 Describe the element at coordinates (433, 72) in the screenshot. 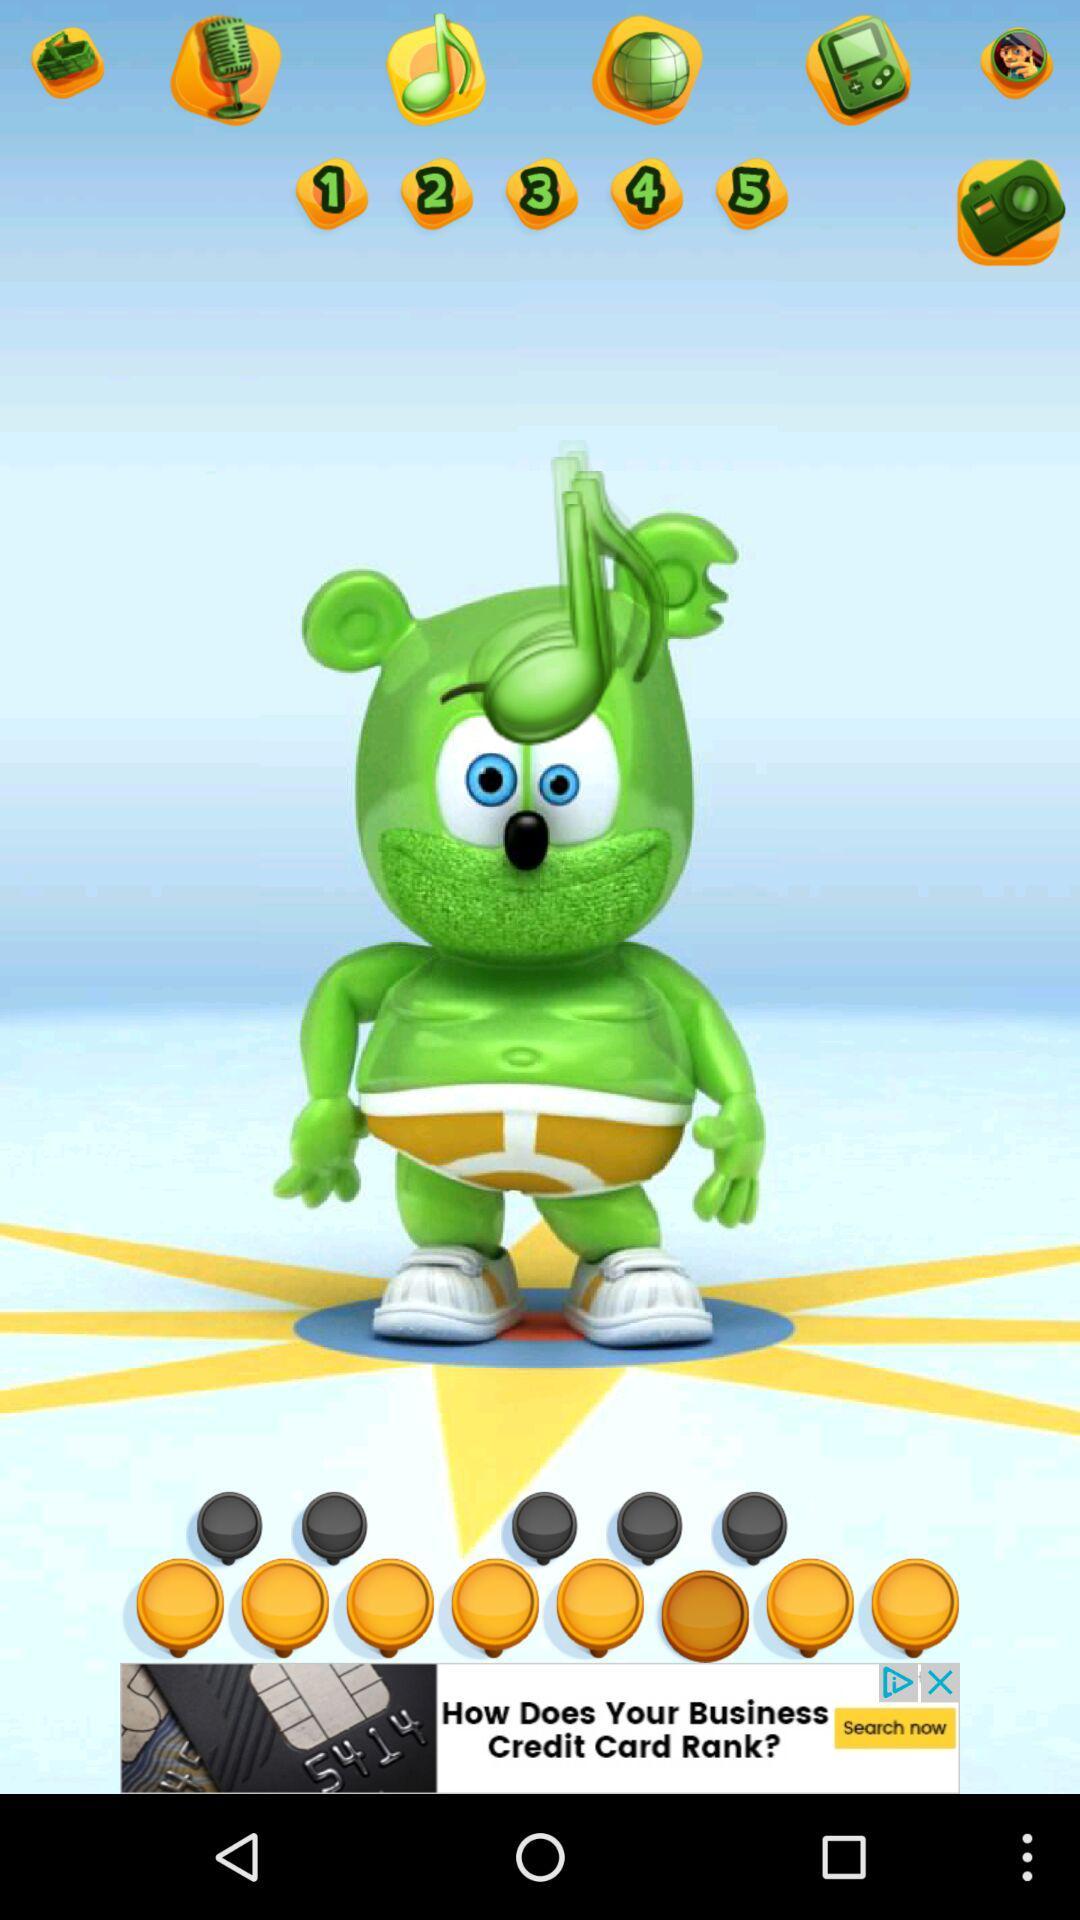

I see `a song` at that location.